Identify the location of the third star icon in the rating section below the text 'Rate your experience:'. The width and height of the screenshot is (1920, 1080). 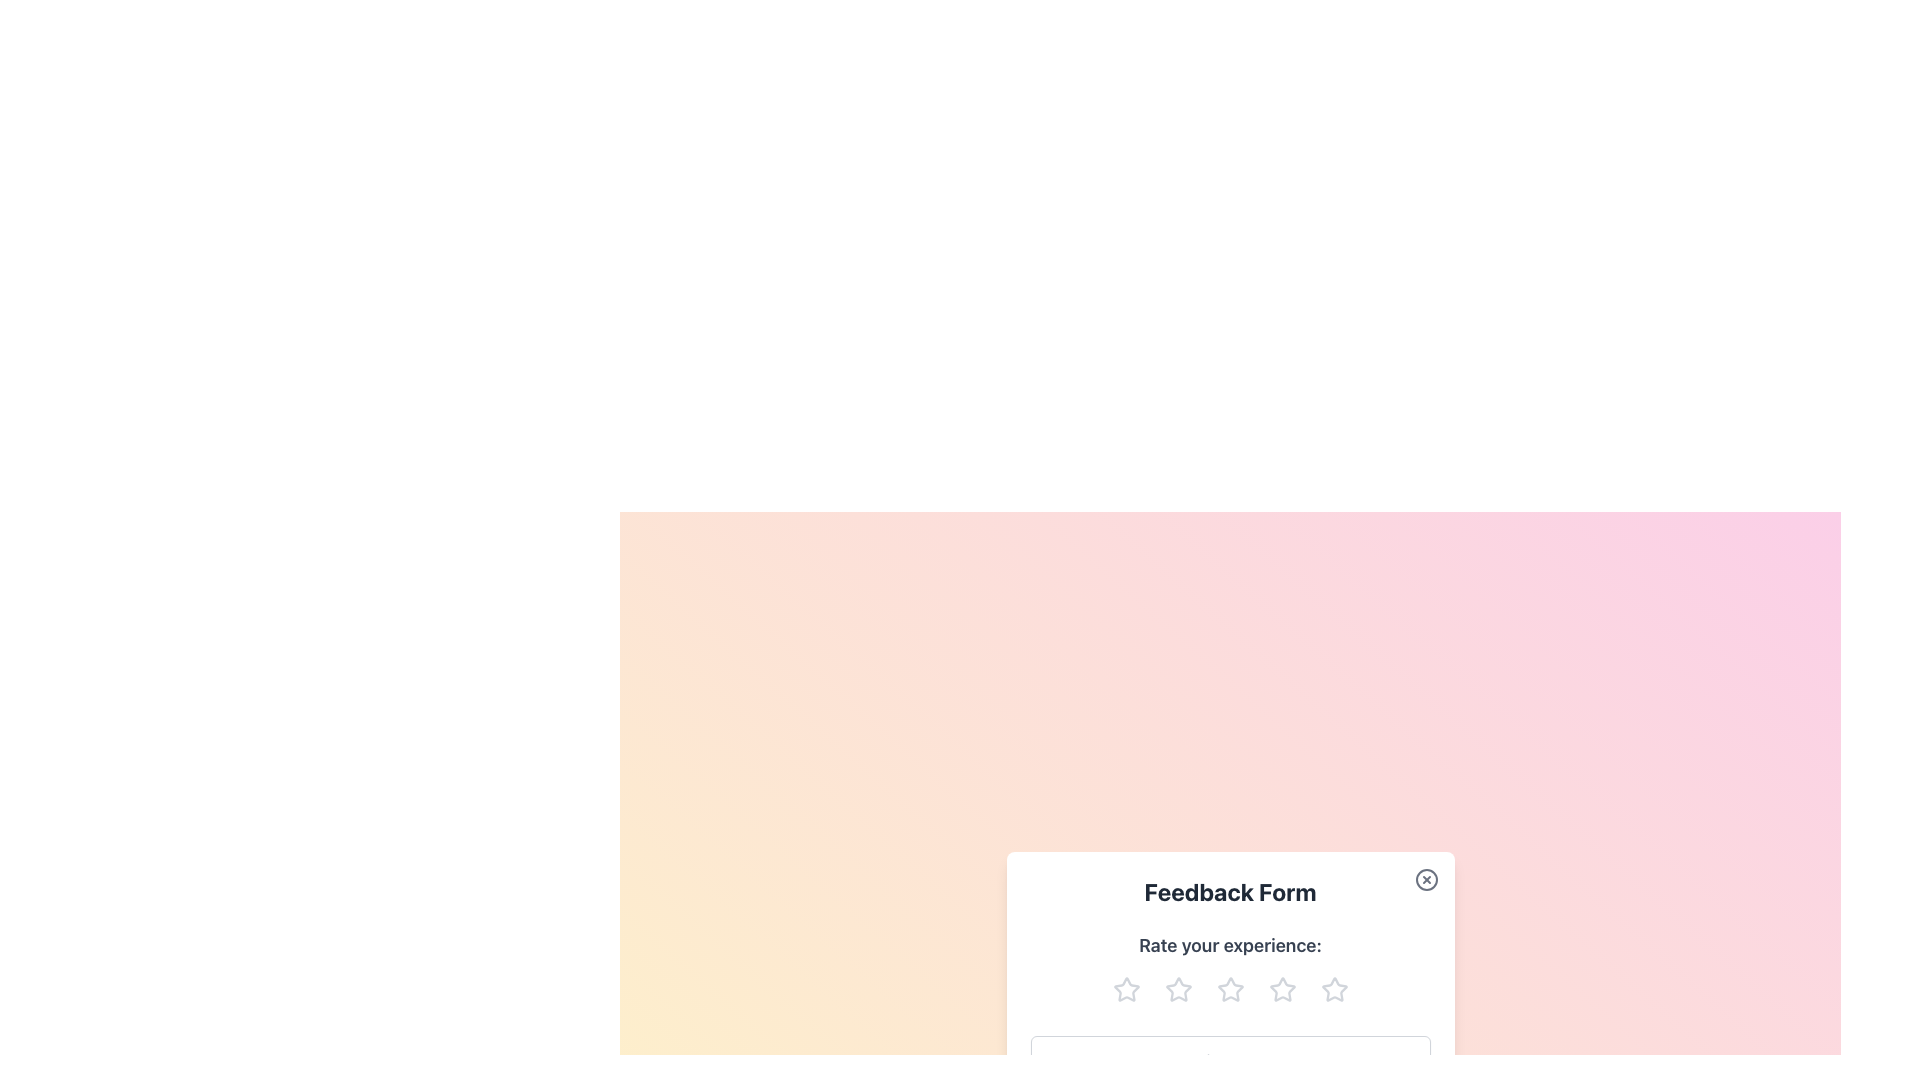
(1229, 988).